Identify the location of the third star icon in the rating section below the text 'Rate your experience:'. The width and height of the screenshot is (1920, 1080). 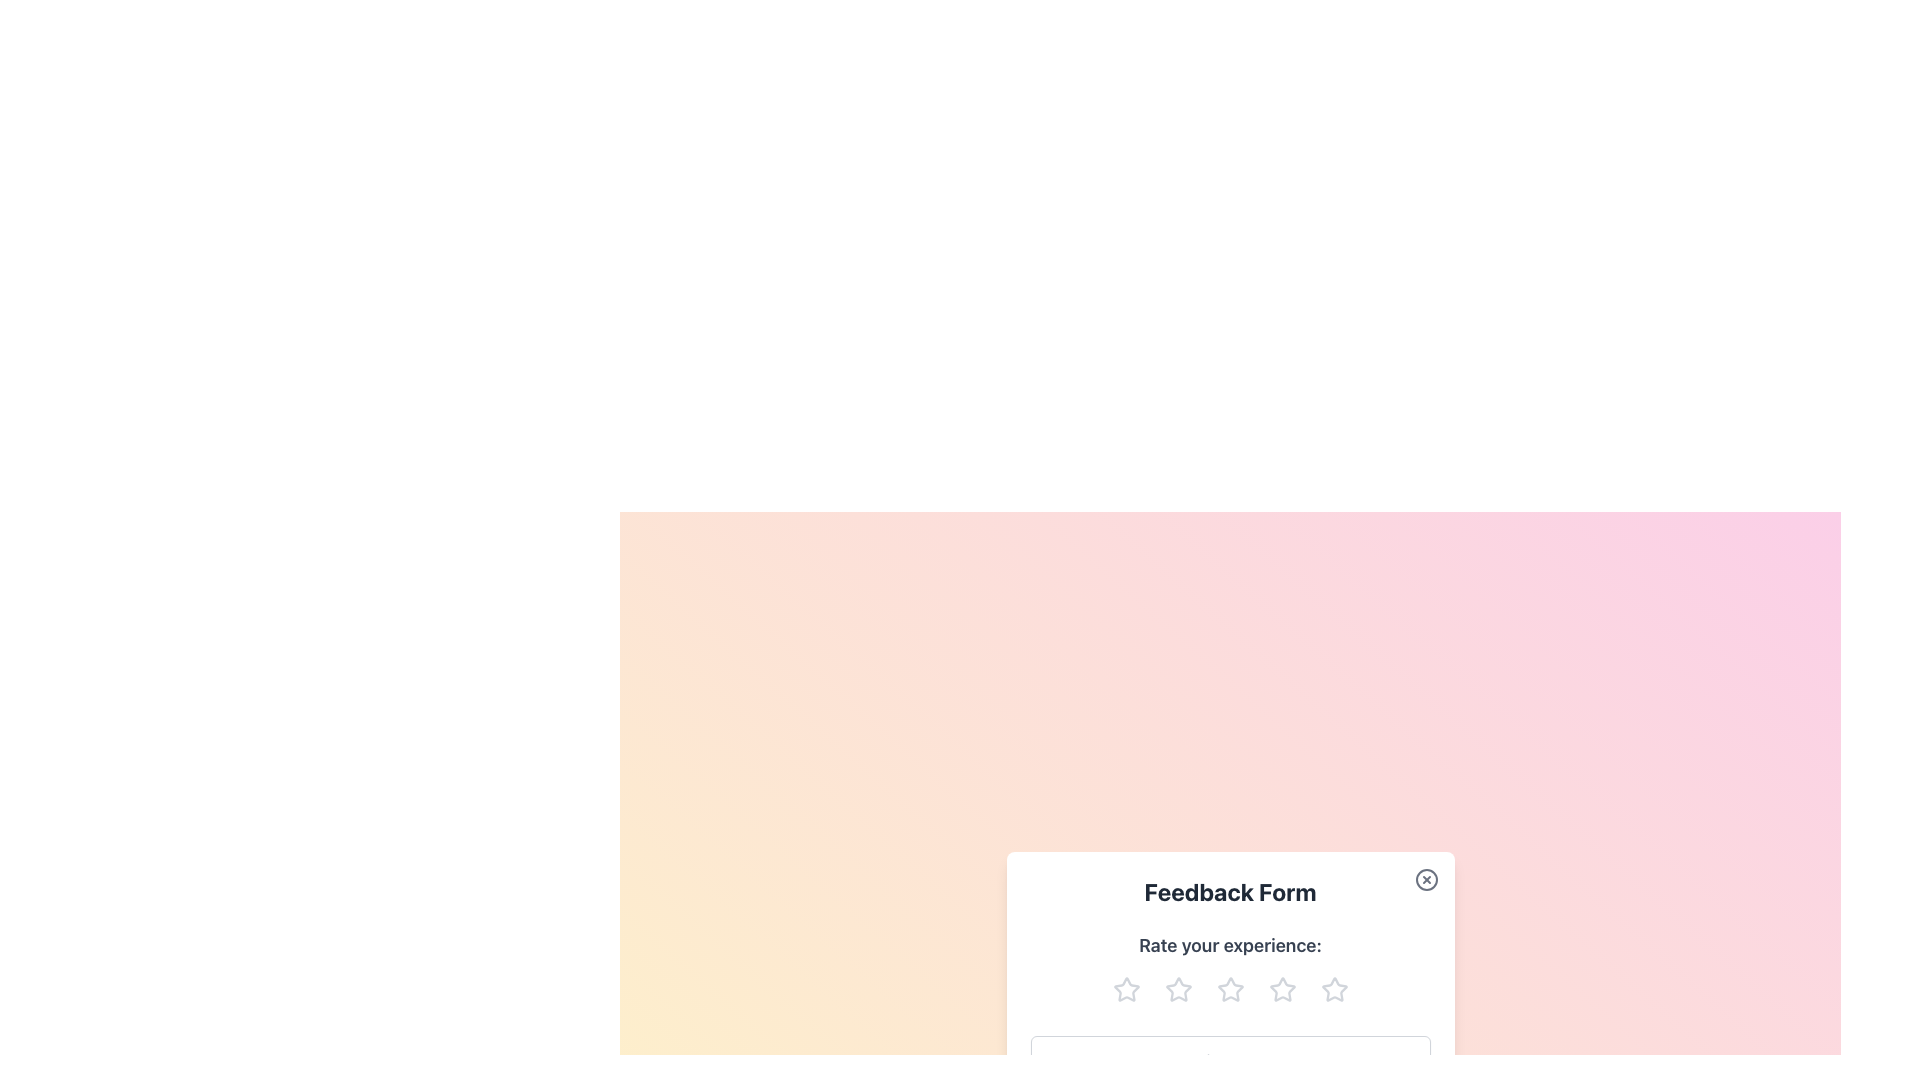
(1229, 988).